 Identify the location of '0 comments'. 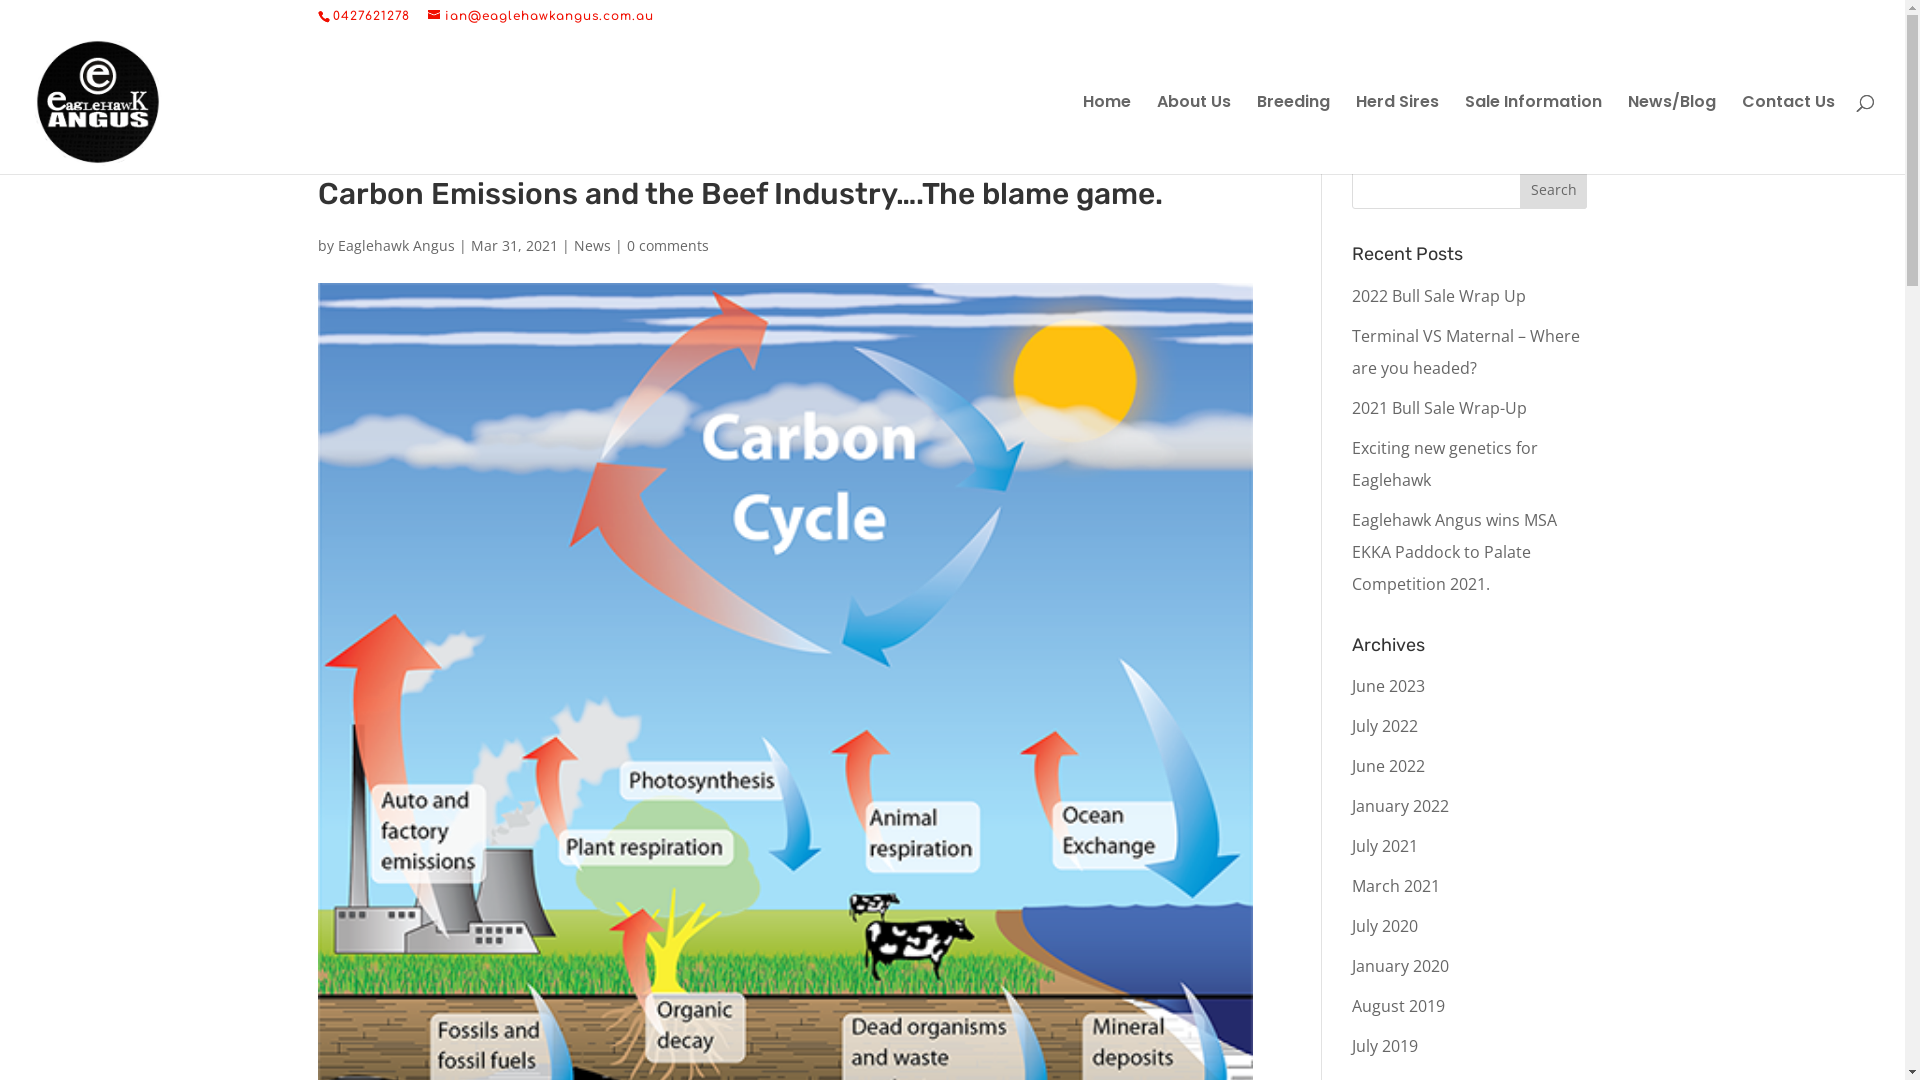
(667, 244).